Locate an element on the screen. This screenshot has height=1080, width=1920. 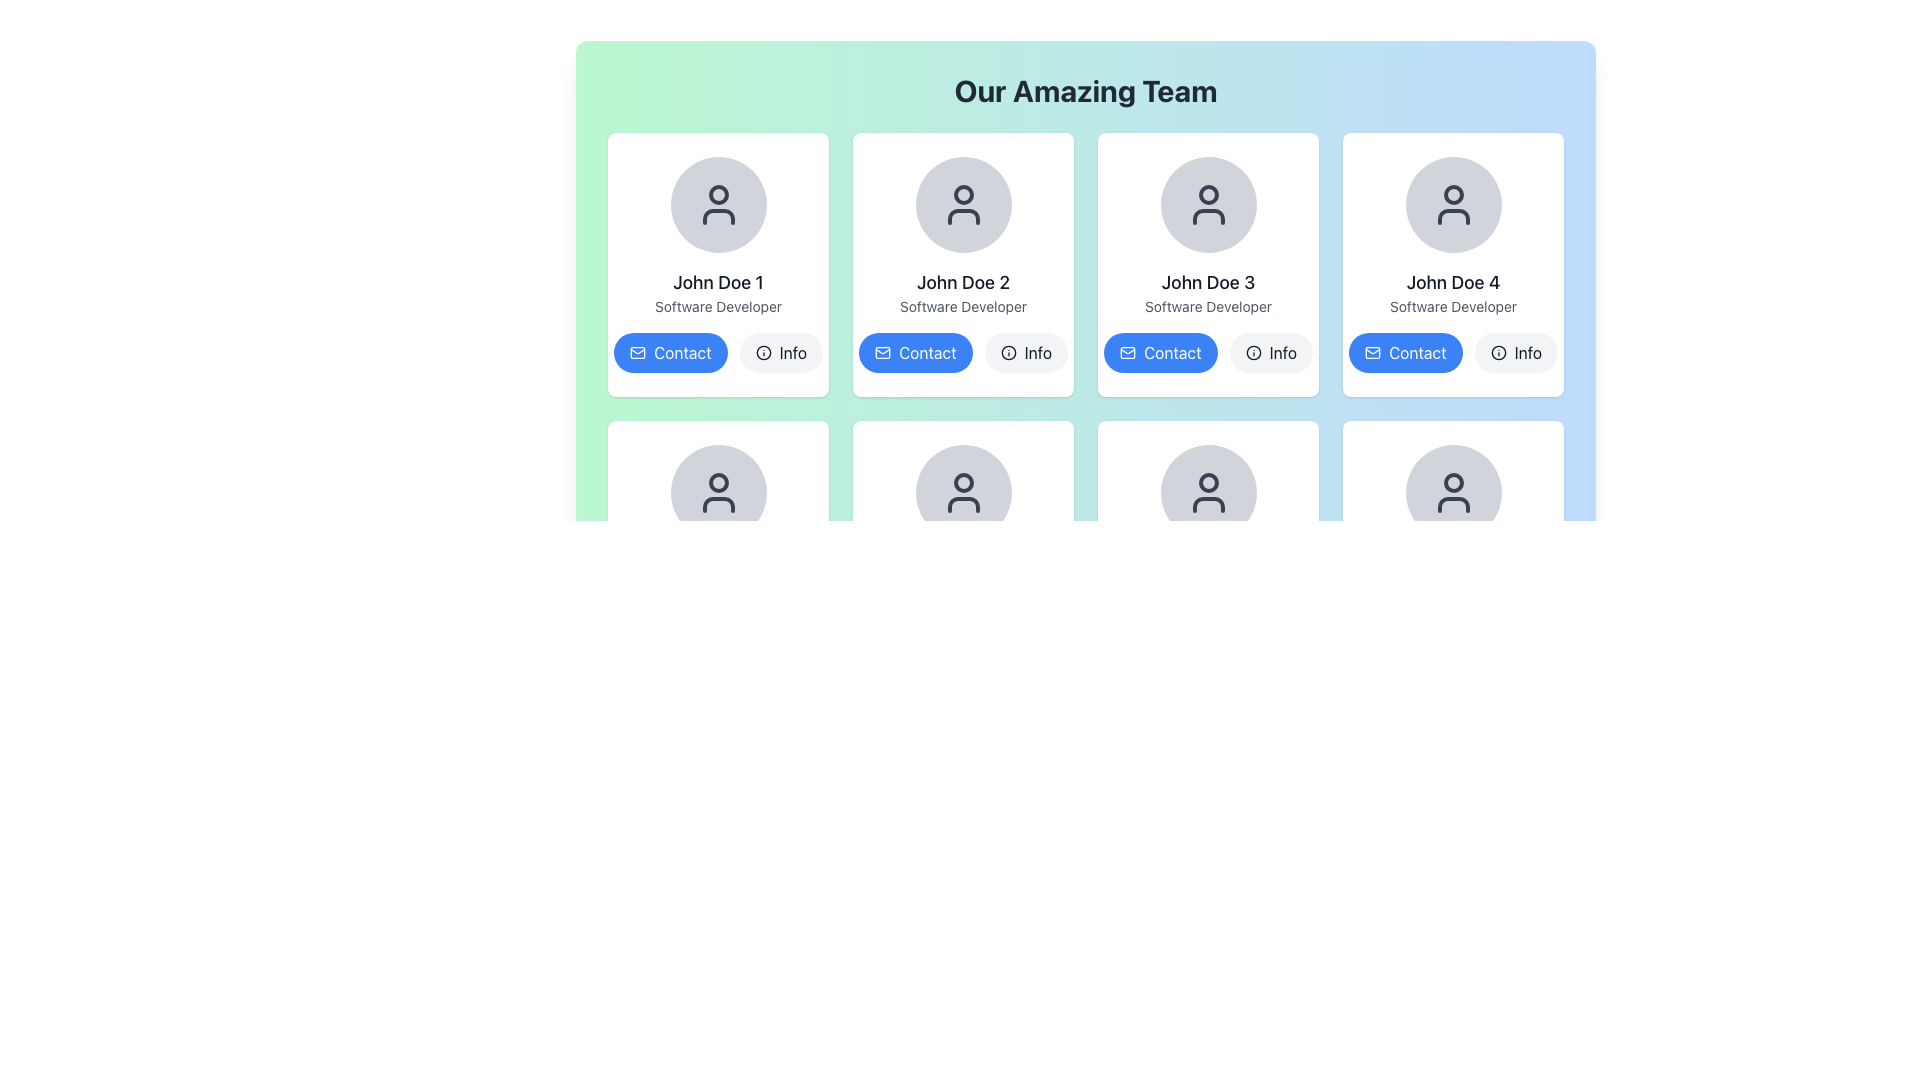
the User icon graphic representing 'John Doe 2' in the profile card, which is located in the second column of the first row of the 'Our Amazing Team' grid layout is located at coordinates (963, 204).